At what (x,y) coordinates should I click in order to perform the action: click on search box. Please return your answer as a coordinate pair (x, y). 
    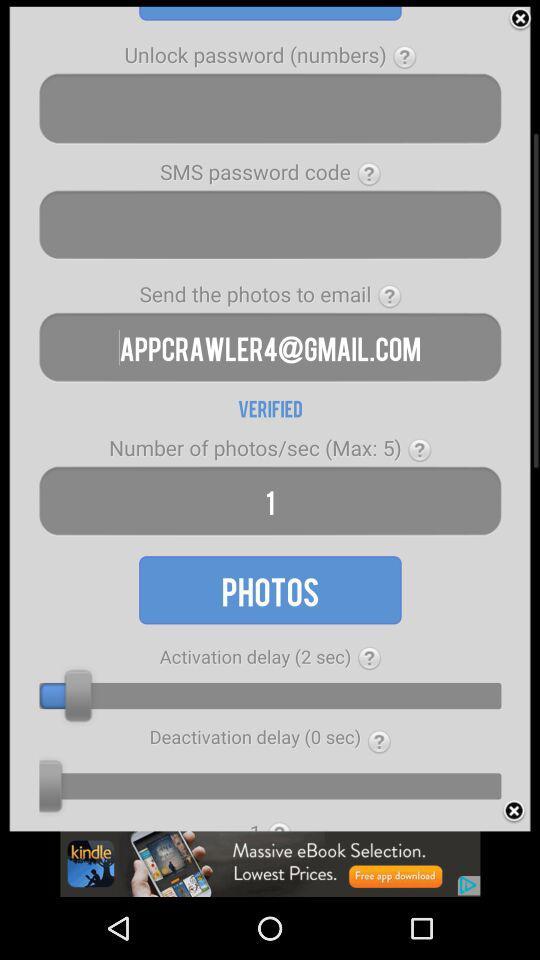
    Looking at the image, I should click on (270, 108).